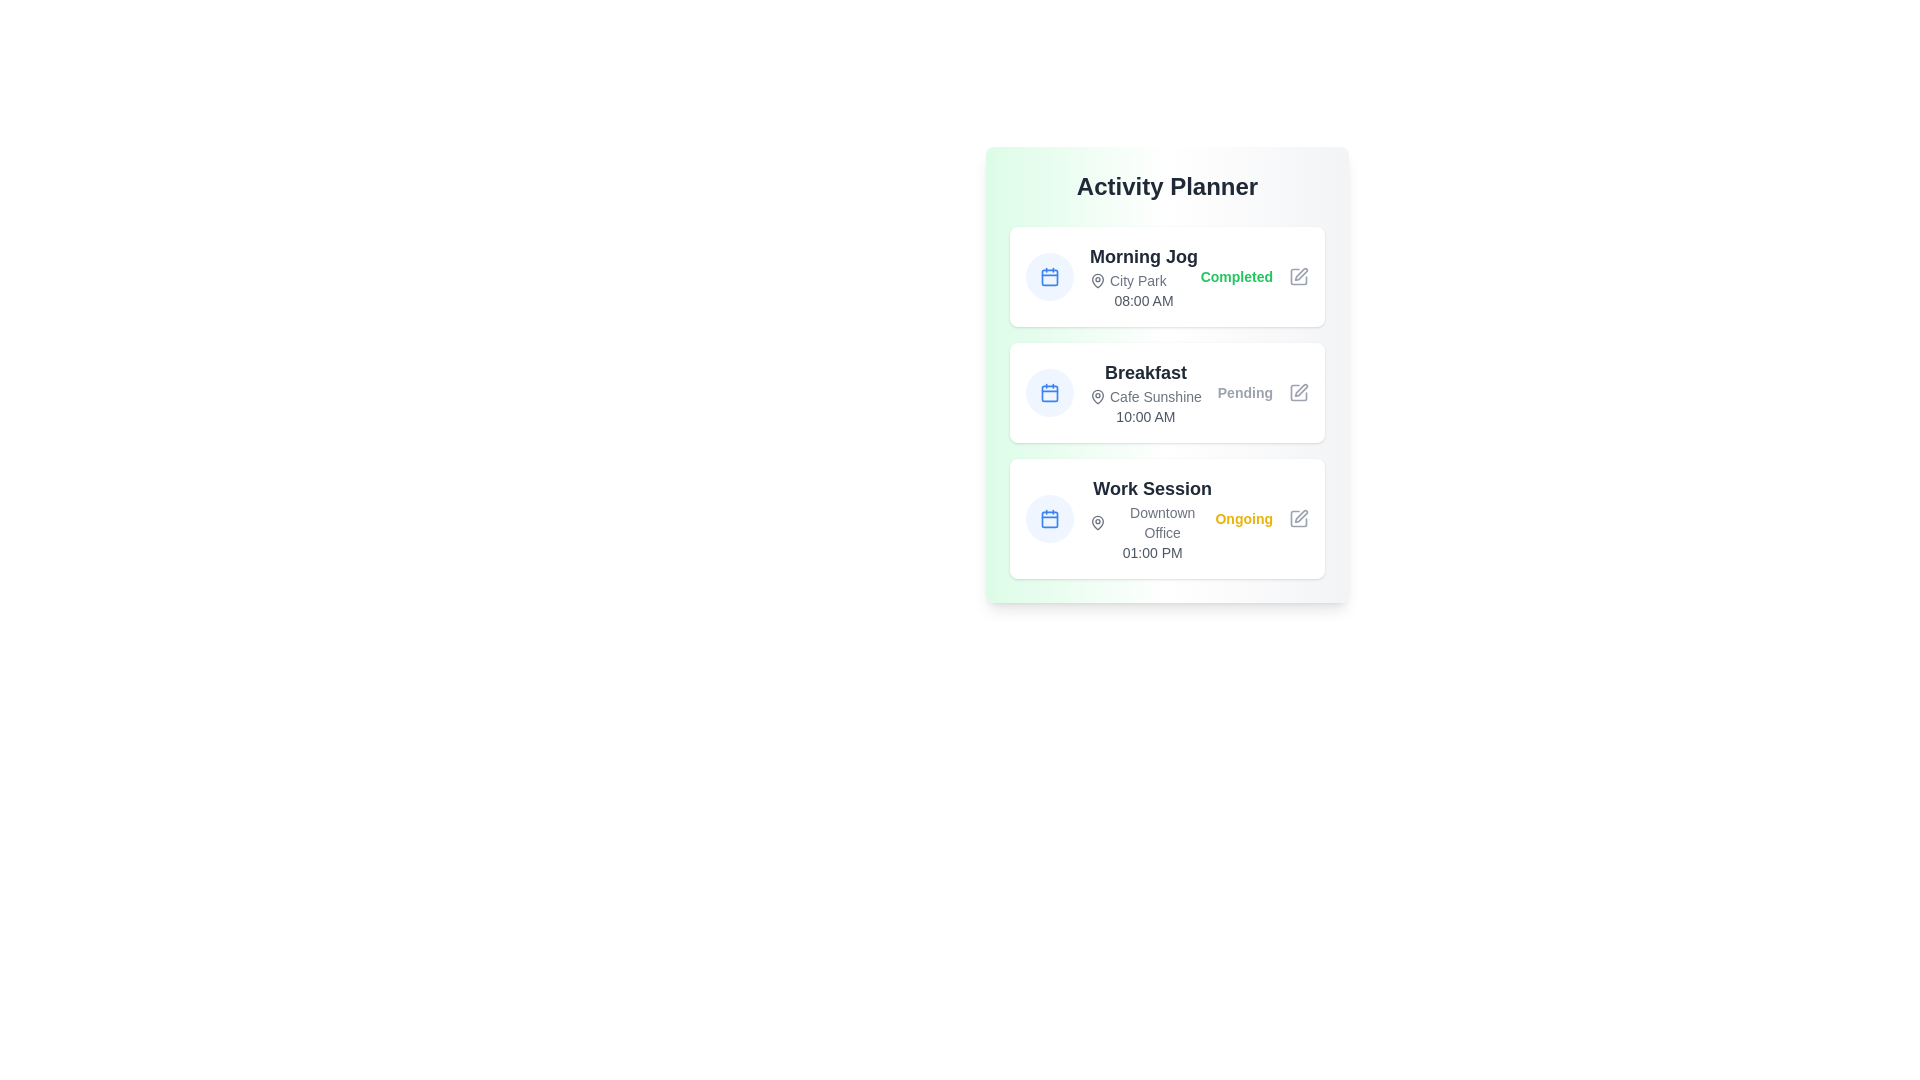 This screenshot has height=1080, width=1920. Describe the element at coordinates (1143, 300) in the screenshot. I see `the static text display showing '08:00 AM' located below 'City Park' and to the right of the calendar icon in the 'Activity Planner' card for 'Morning Jog'` at that location.